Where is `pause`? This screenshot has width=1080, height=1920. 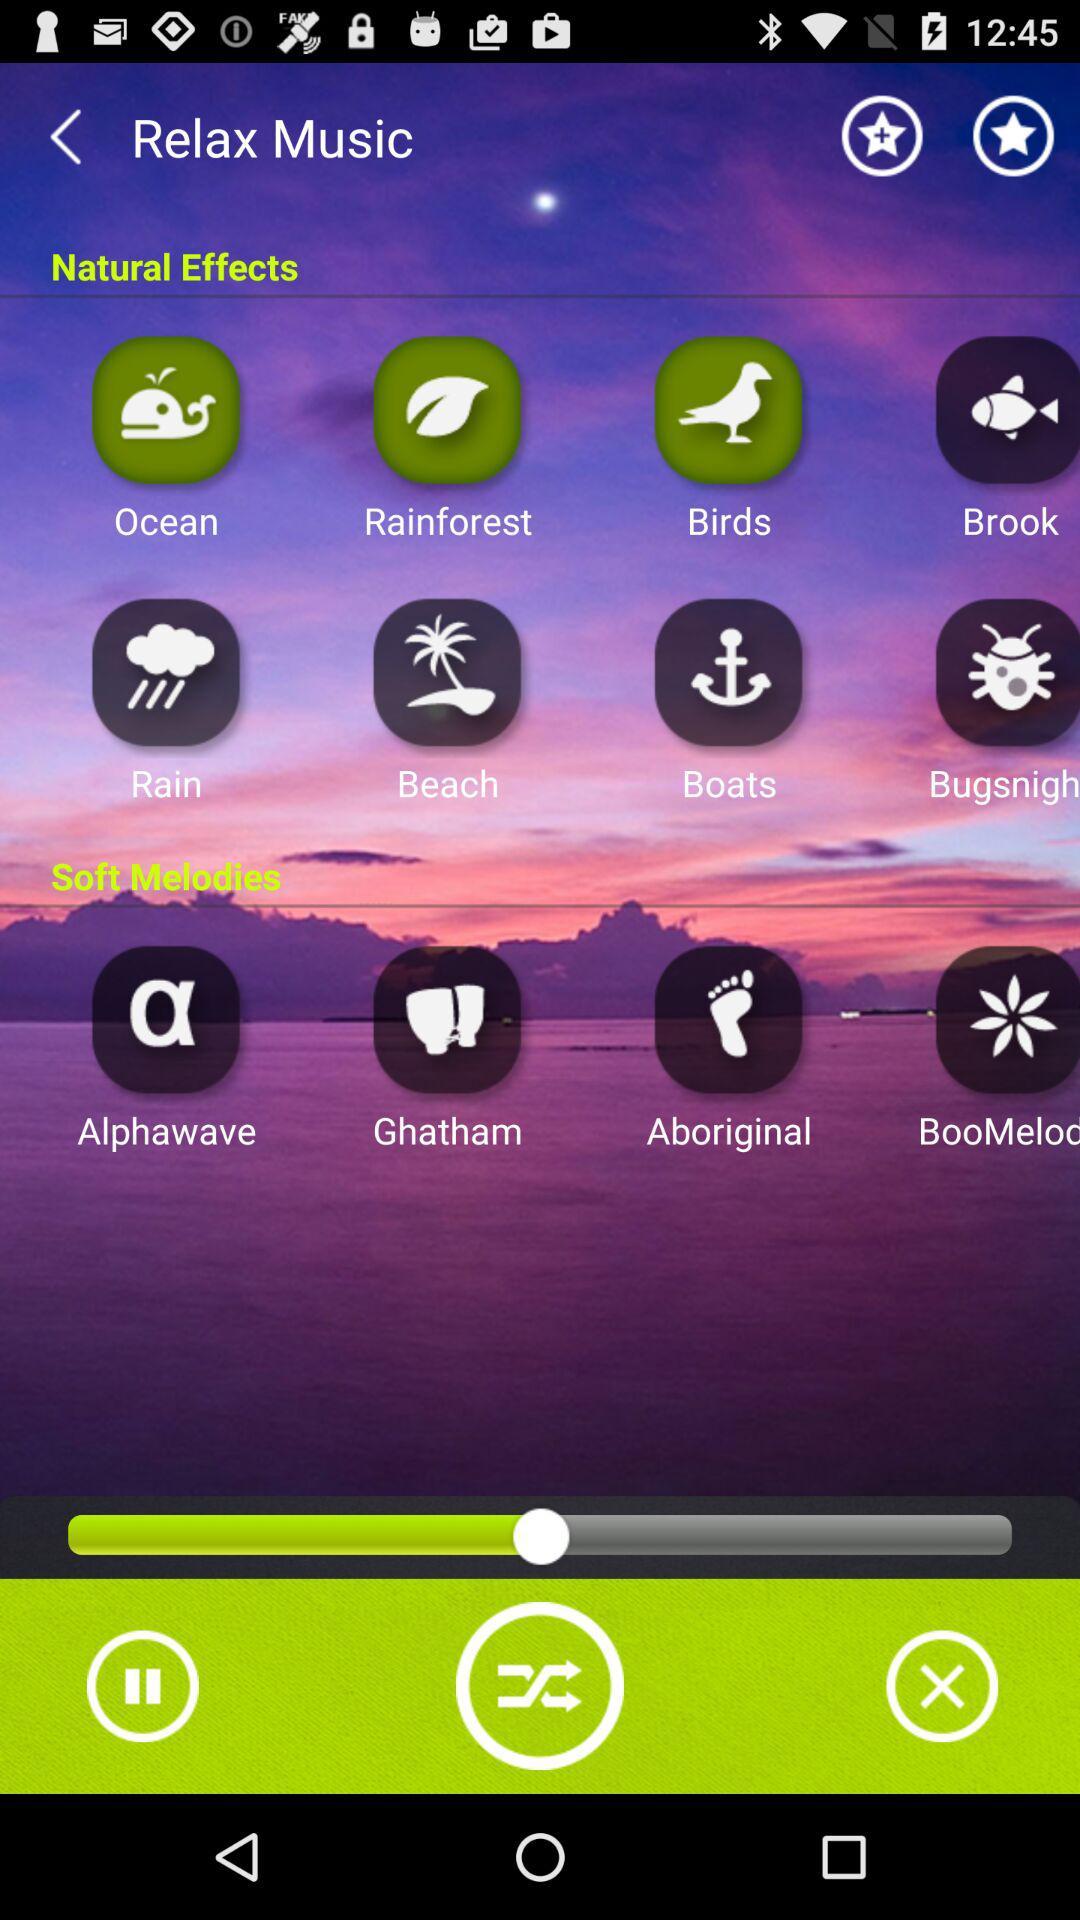
pause is located at coordinates (141, 1685).